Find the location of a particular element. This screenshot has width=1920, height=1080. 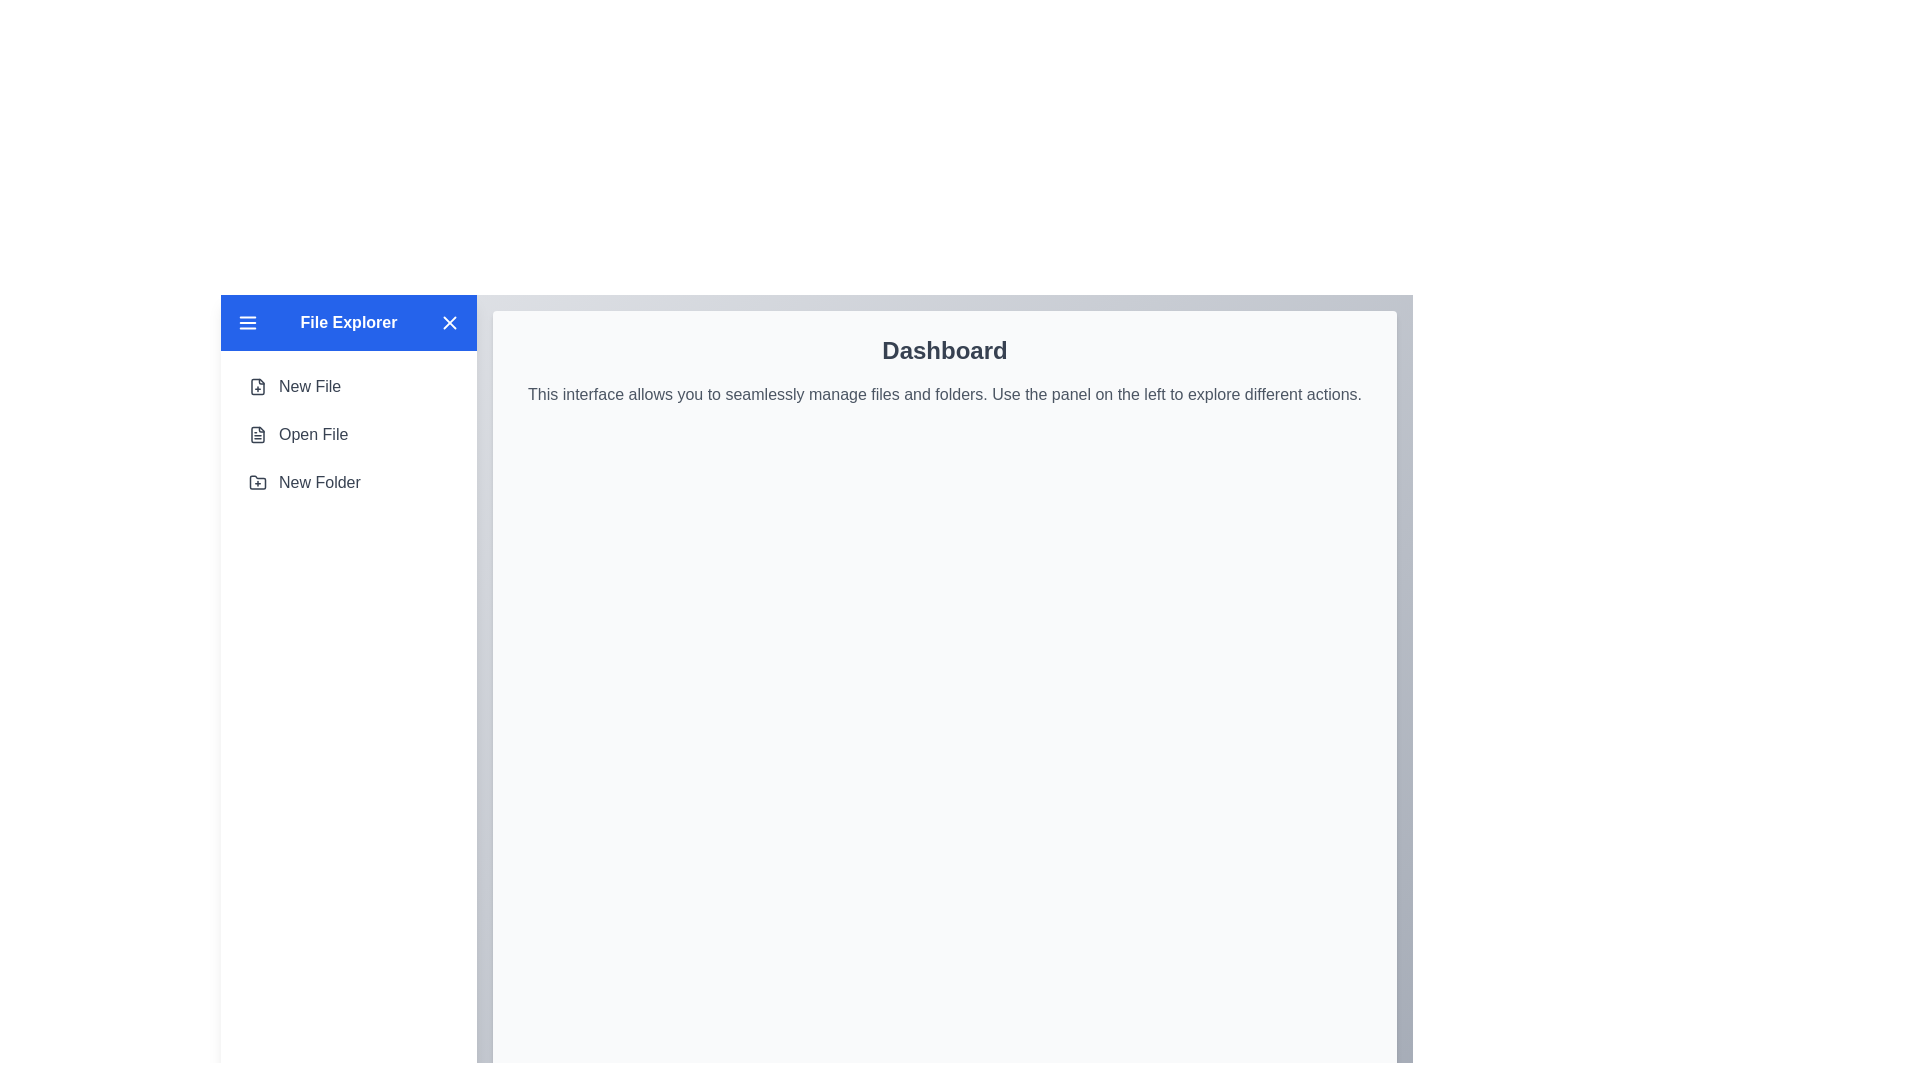

the second button labeled 'Open File' in the vertical list of buttons in the 'File Explorer' sidebar is located at coordinates (349, 434).